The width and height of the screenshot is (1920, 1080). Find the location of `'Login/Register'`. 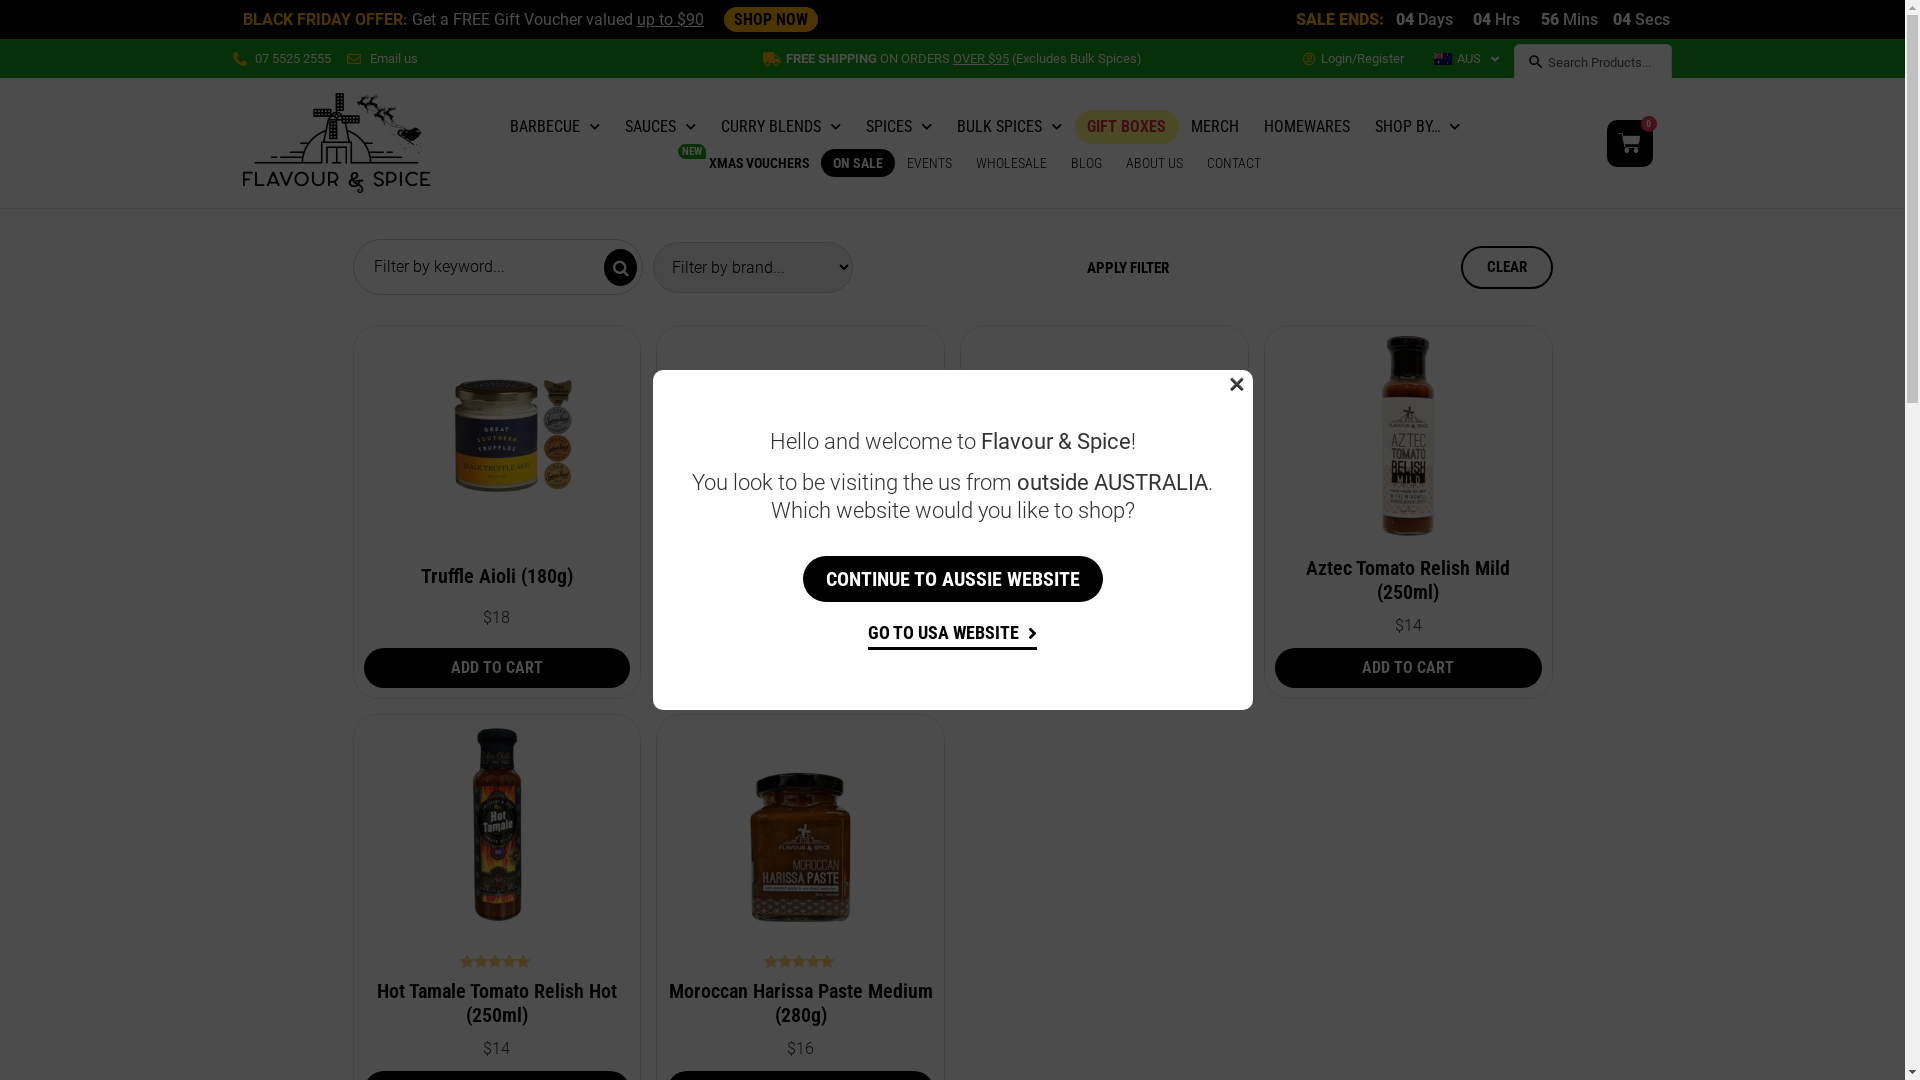

'Login/Register' is located at coordinates (1353, 57).